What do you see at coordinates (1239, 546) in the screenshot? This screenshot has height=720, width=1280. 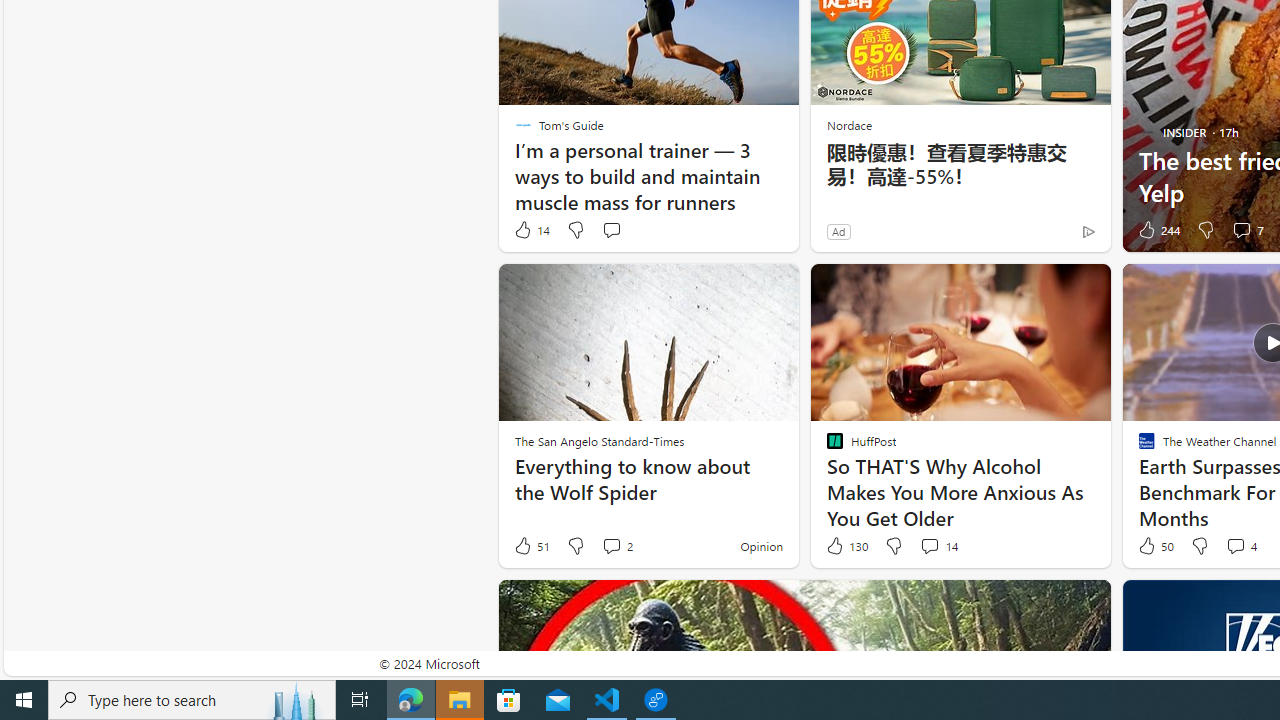 I see `'View comments 4 Comment'` at bounding box center [1239, 546].